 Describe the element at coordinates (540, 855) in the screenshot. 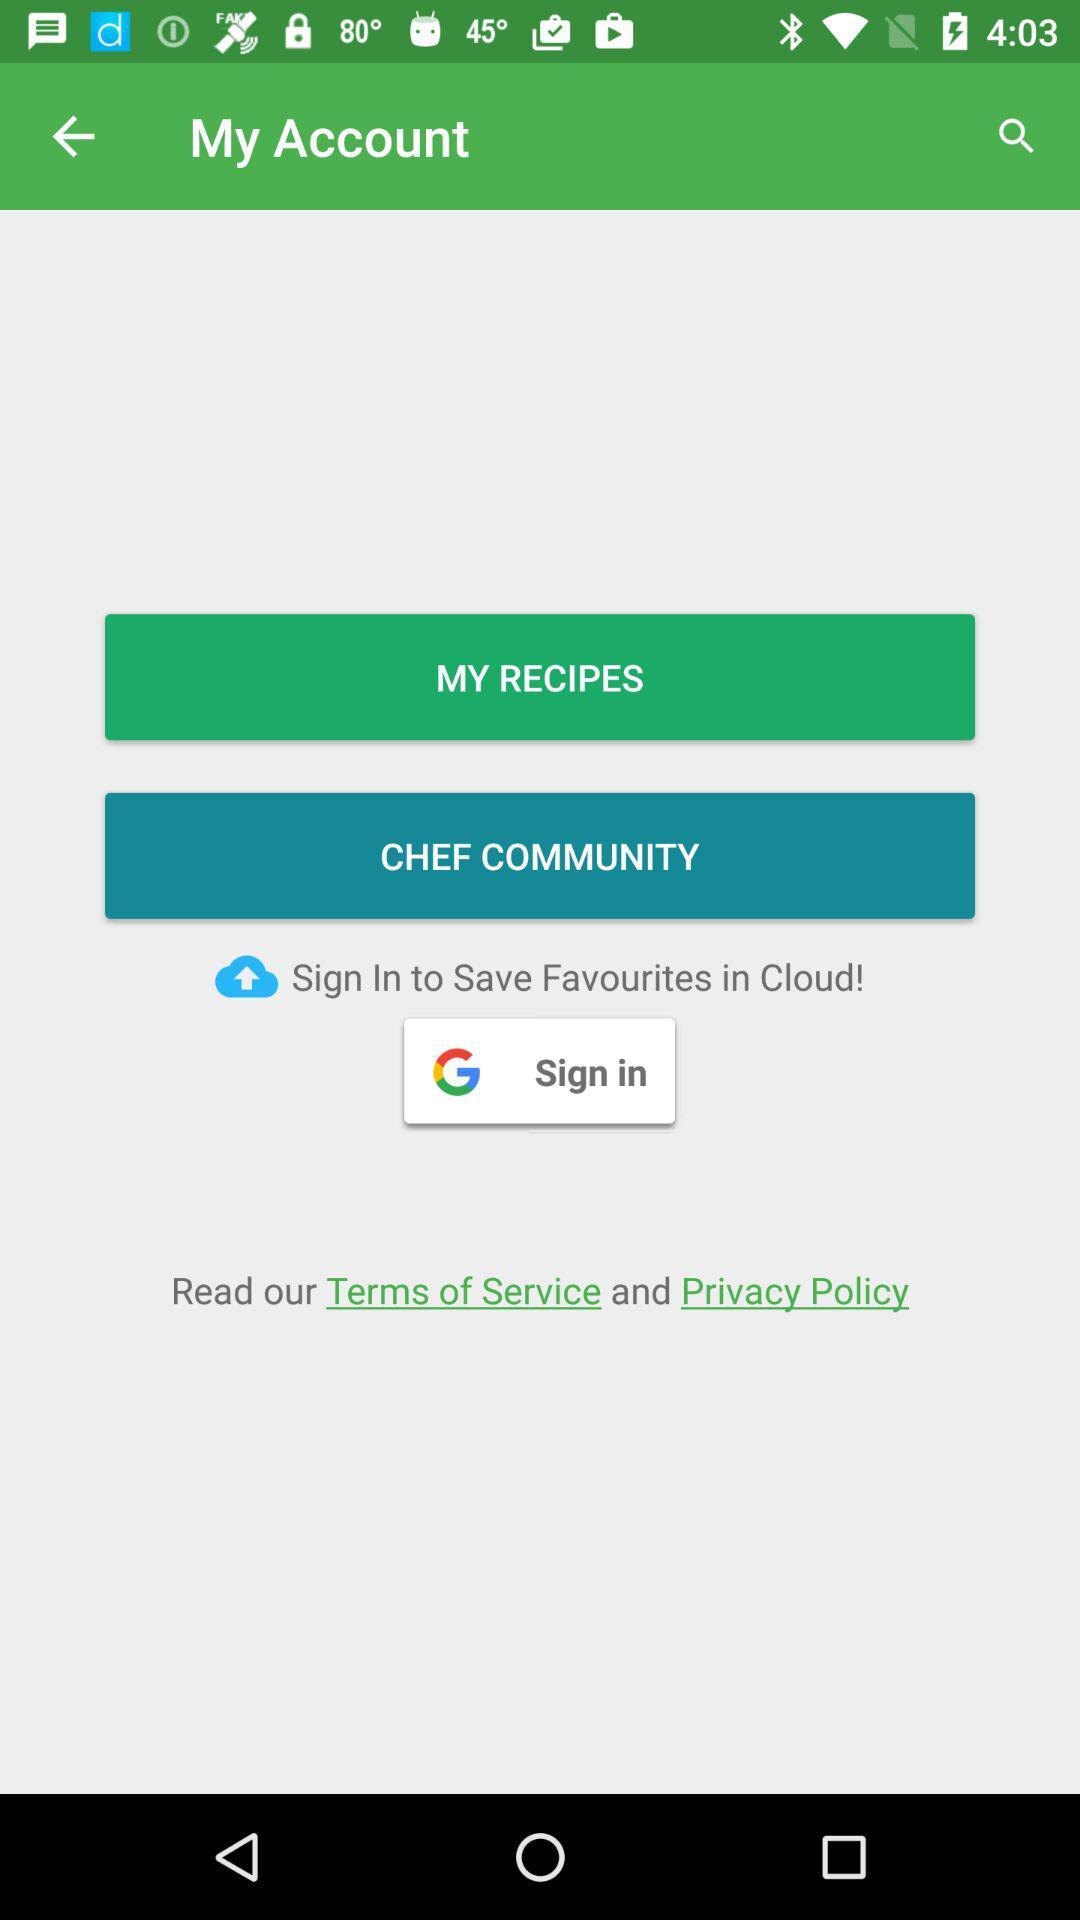

I see `chef community` at that location.